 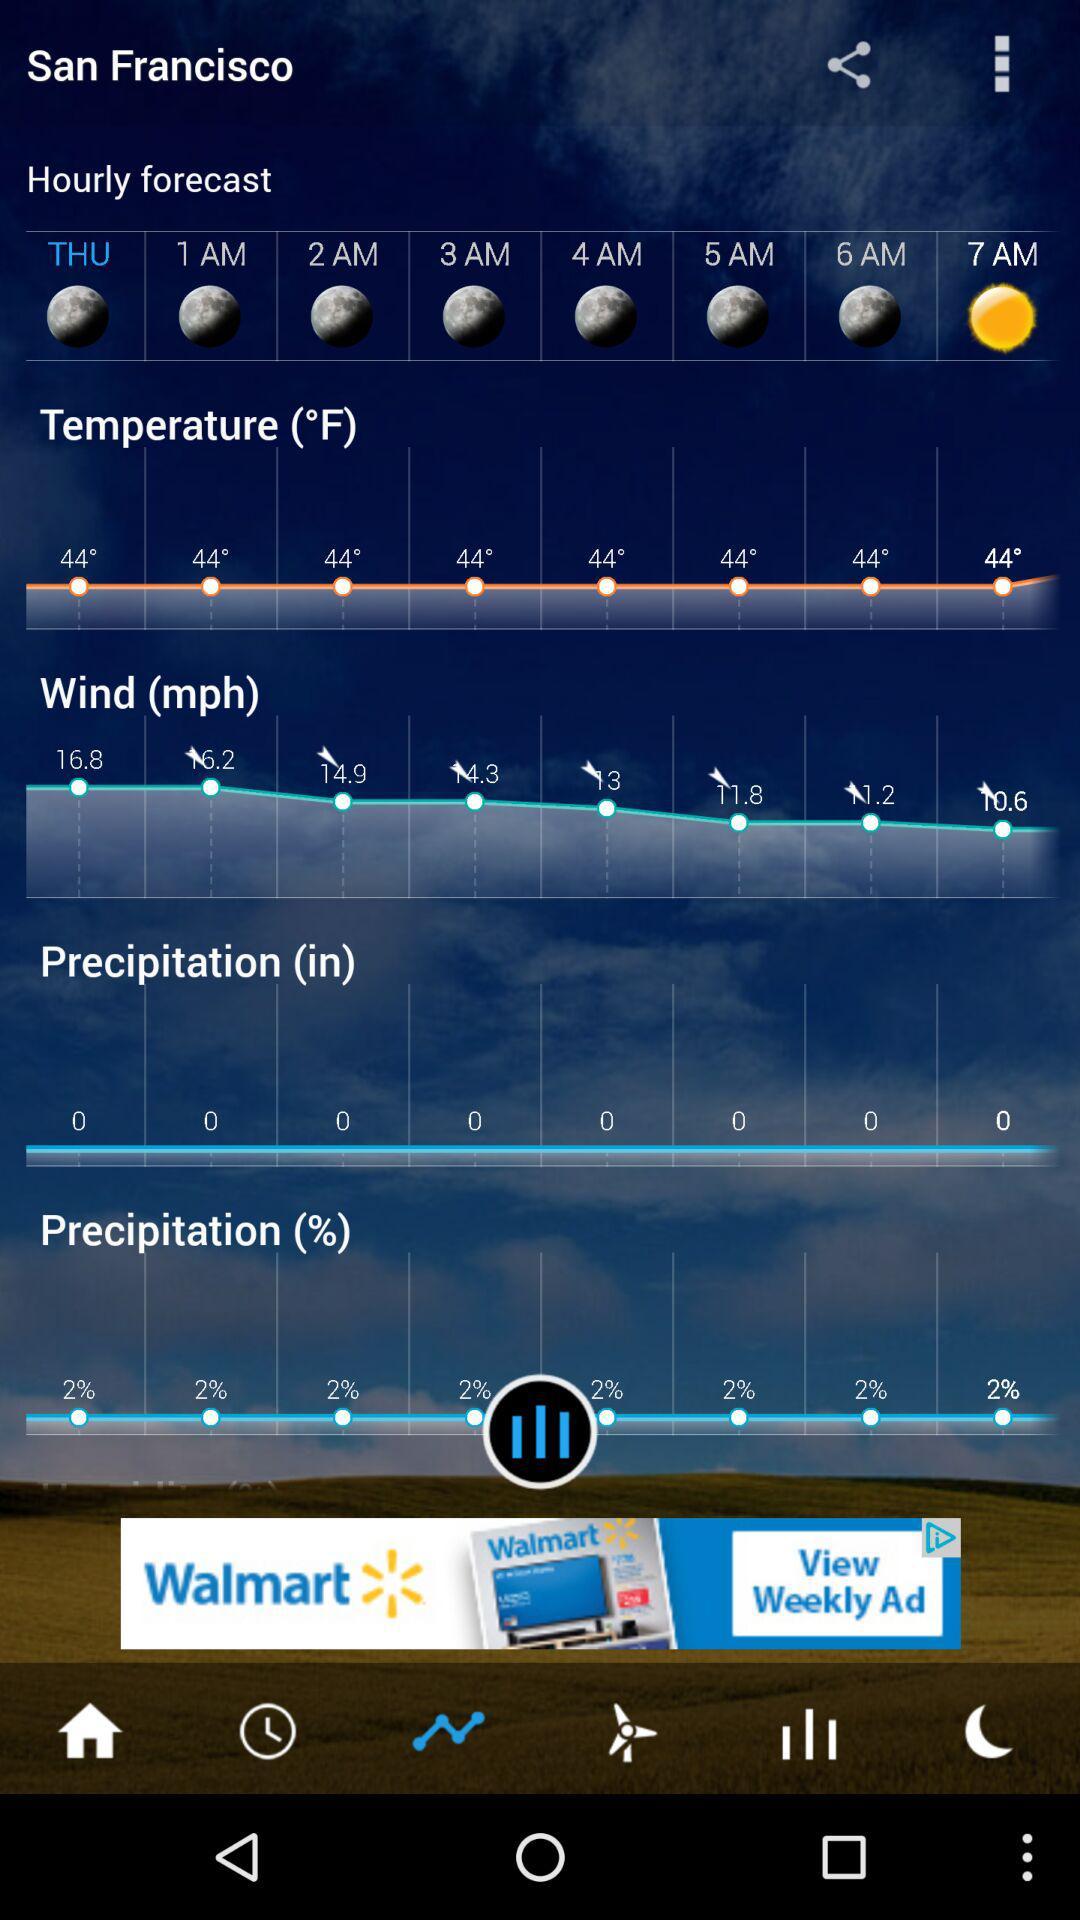 I want to click on go walmart home page, so click(x=540, y=1582).